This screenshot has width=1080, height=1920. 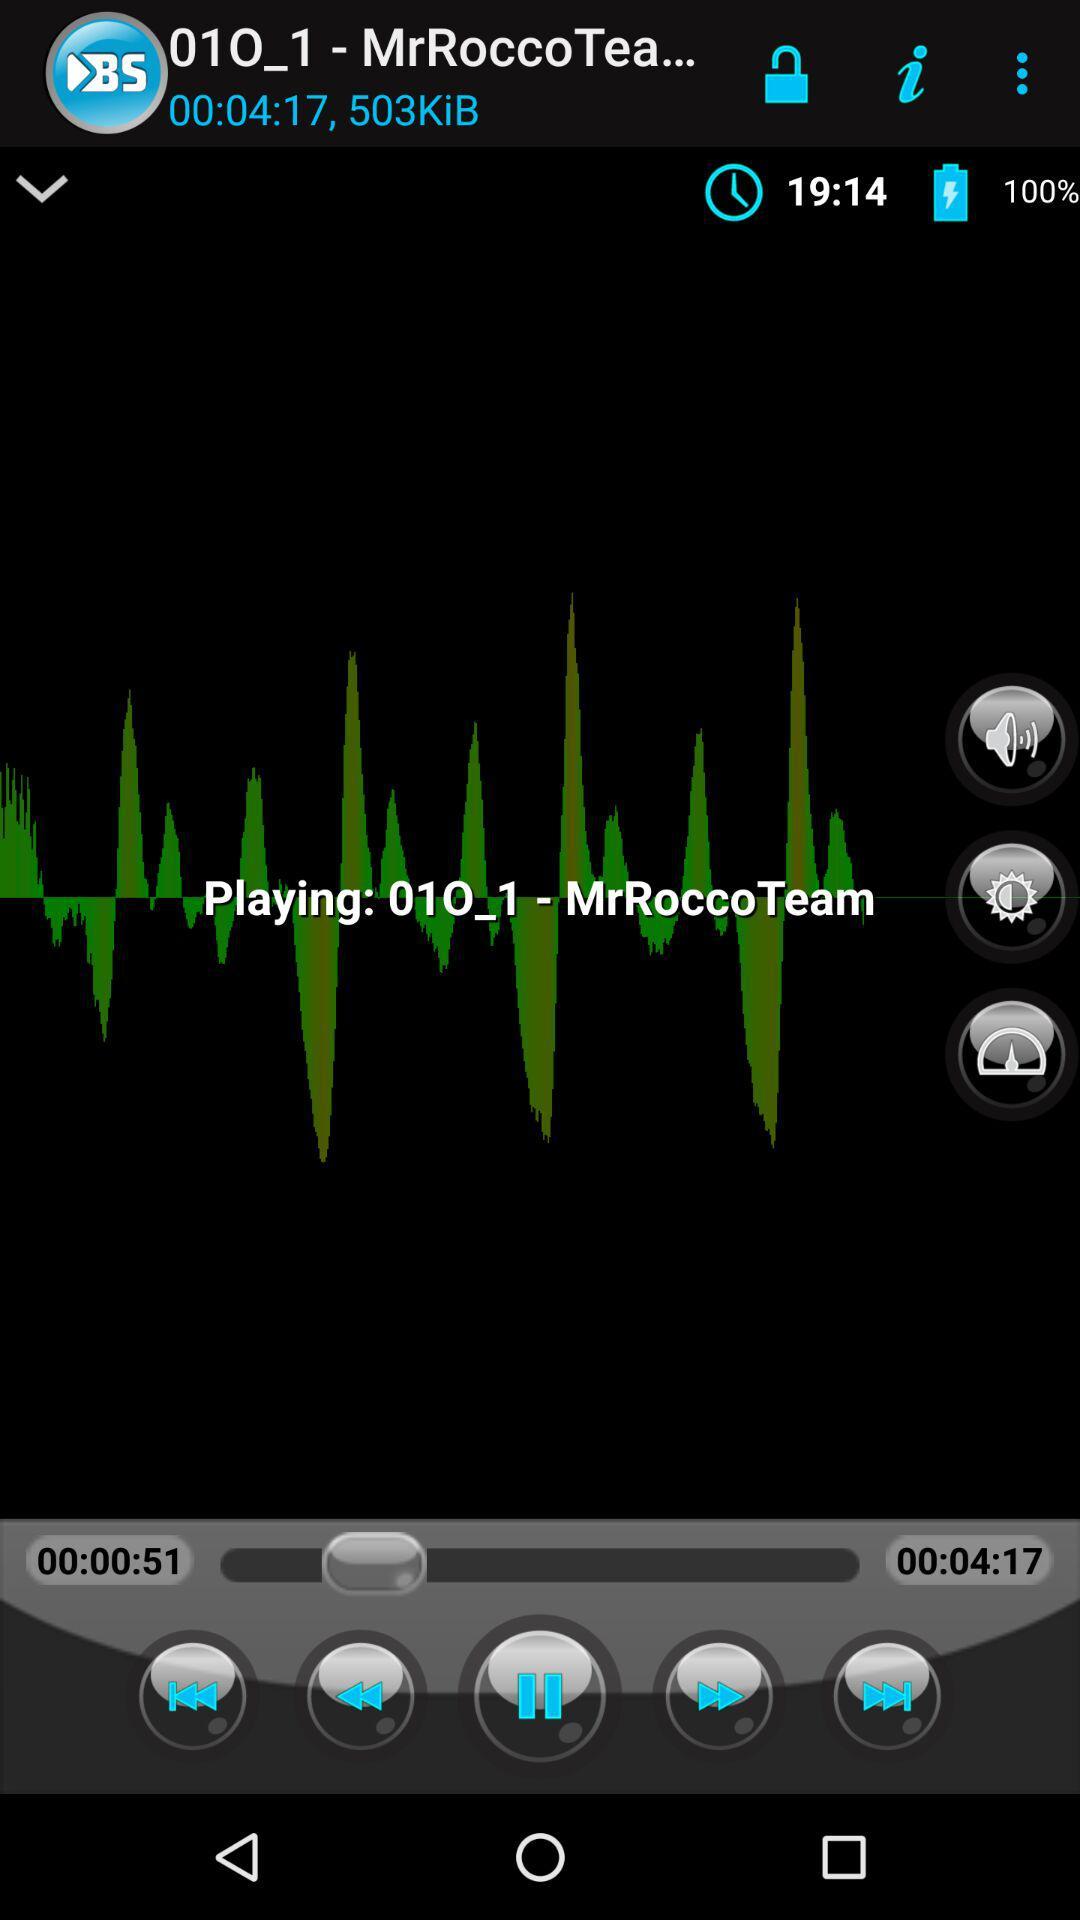 I want to click on skip forward, so click(x=718, y=1695).